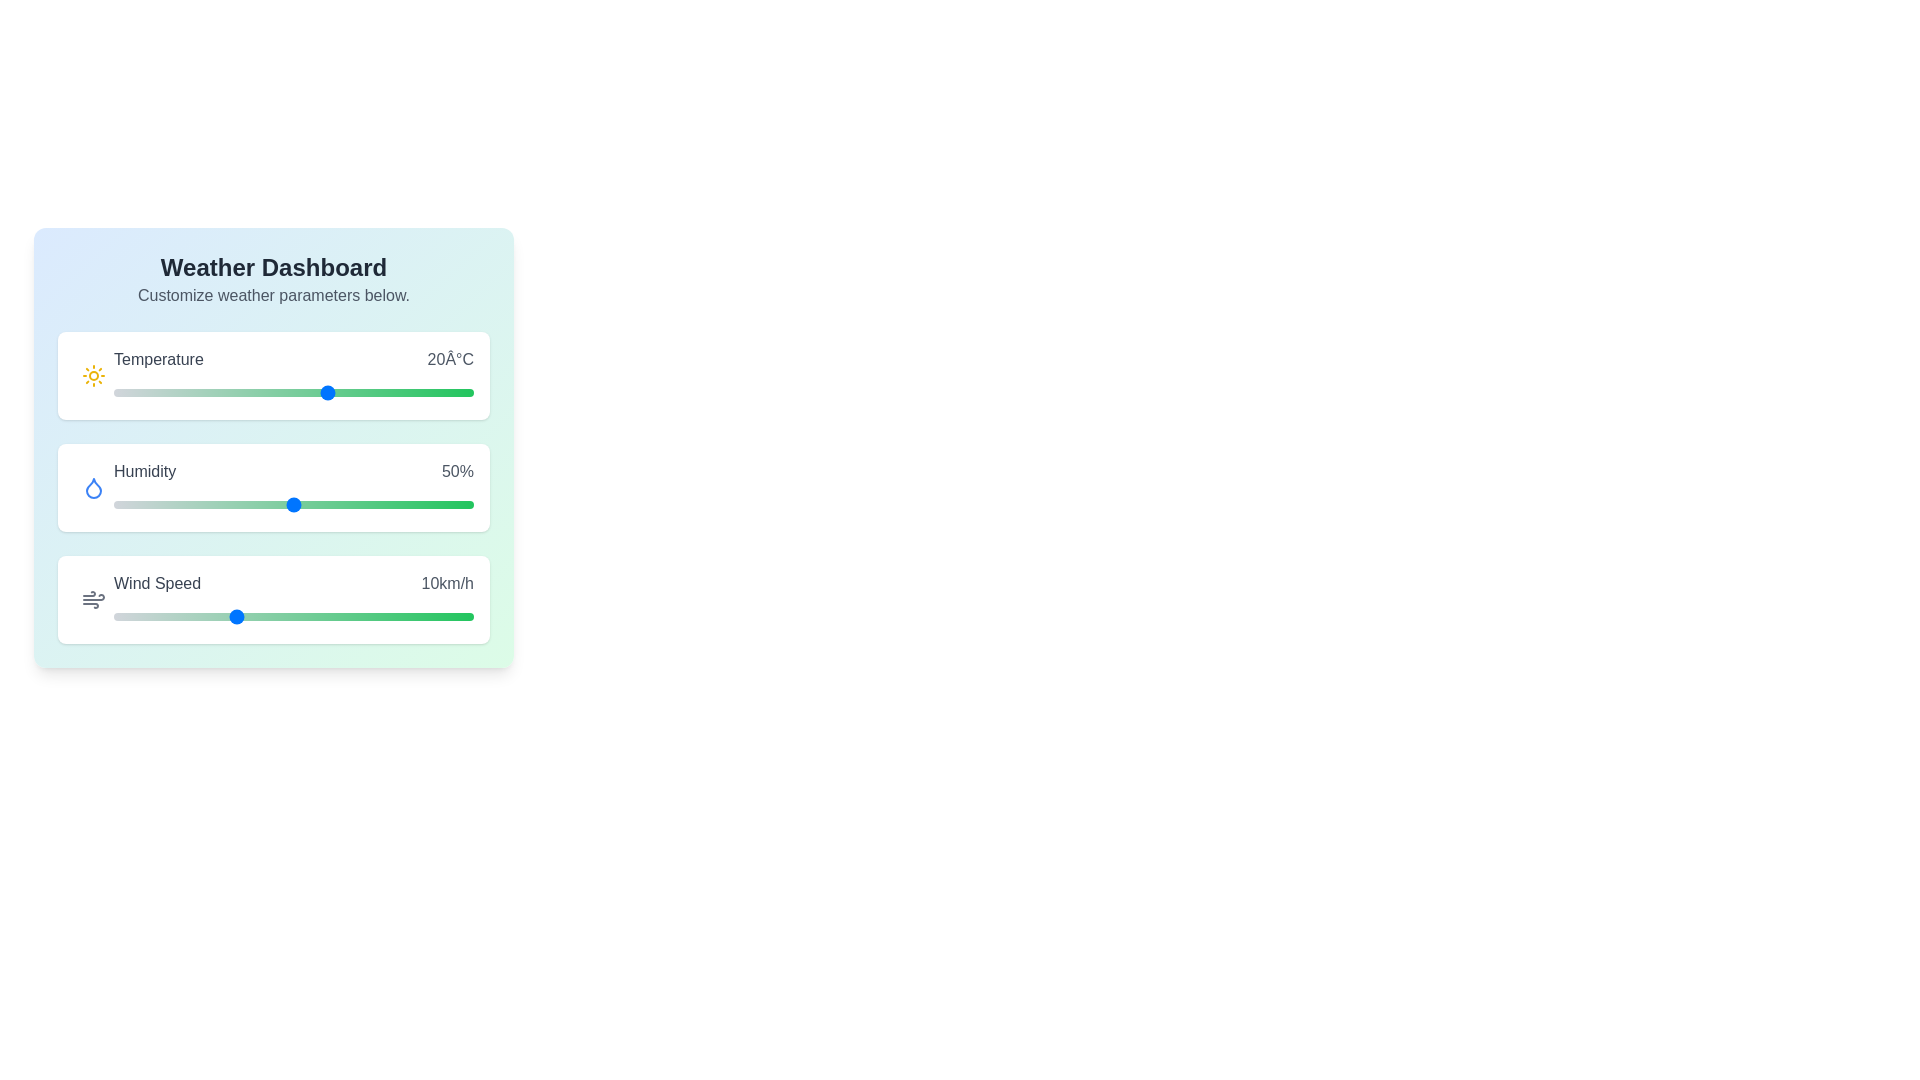  Describe the element at coordinates (178, 393) in the screenshot. I see `the temperature slider to -1°C` at that location.